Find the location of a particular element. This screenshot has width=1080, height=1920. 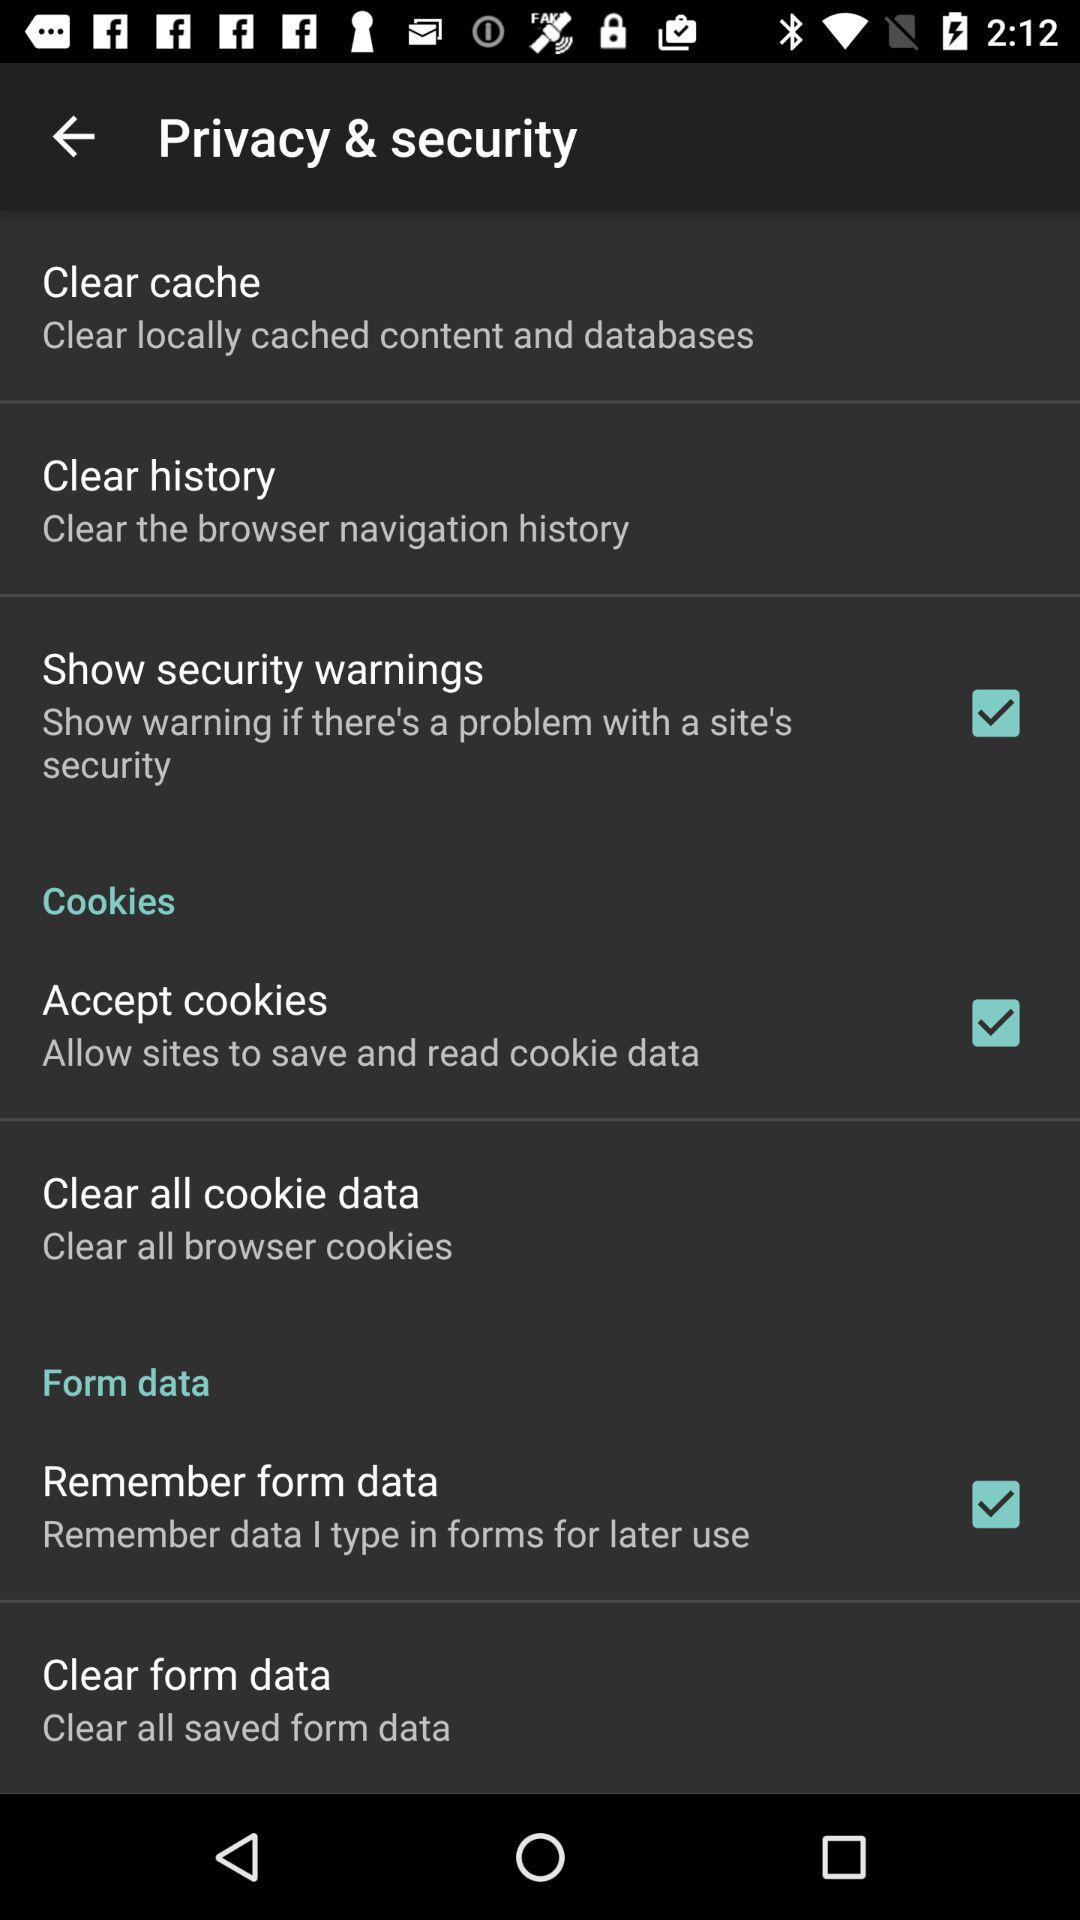

the icon above the cookies icon is located at coordinates (477, 741).